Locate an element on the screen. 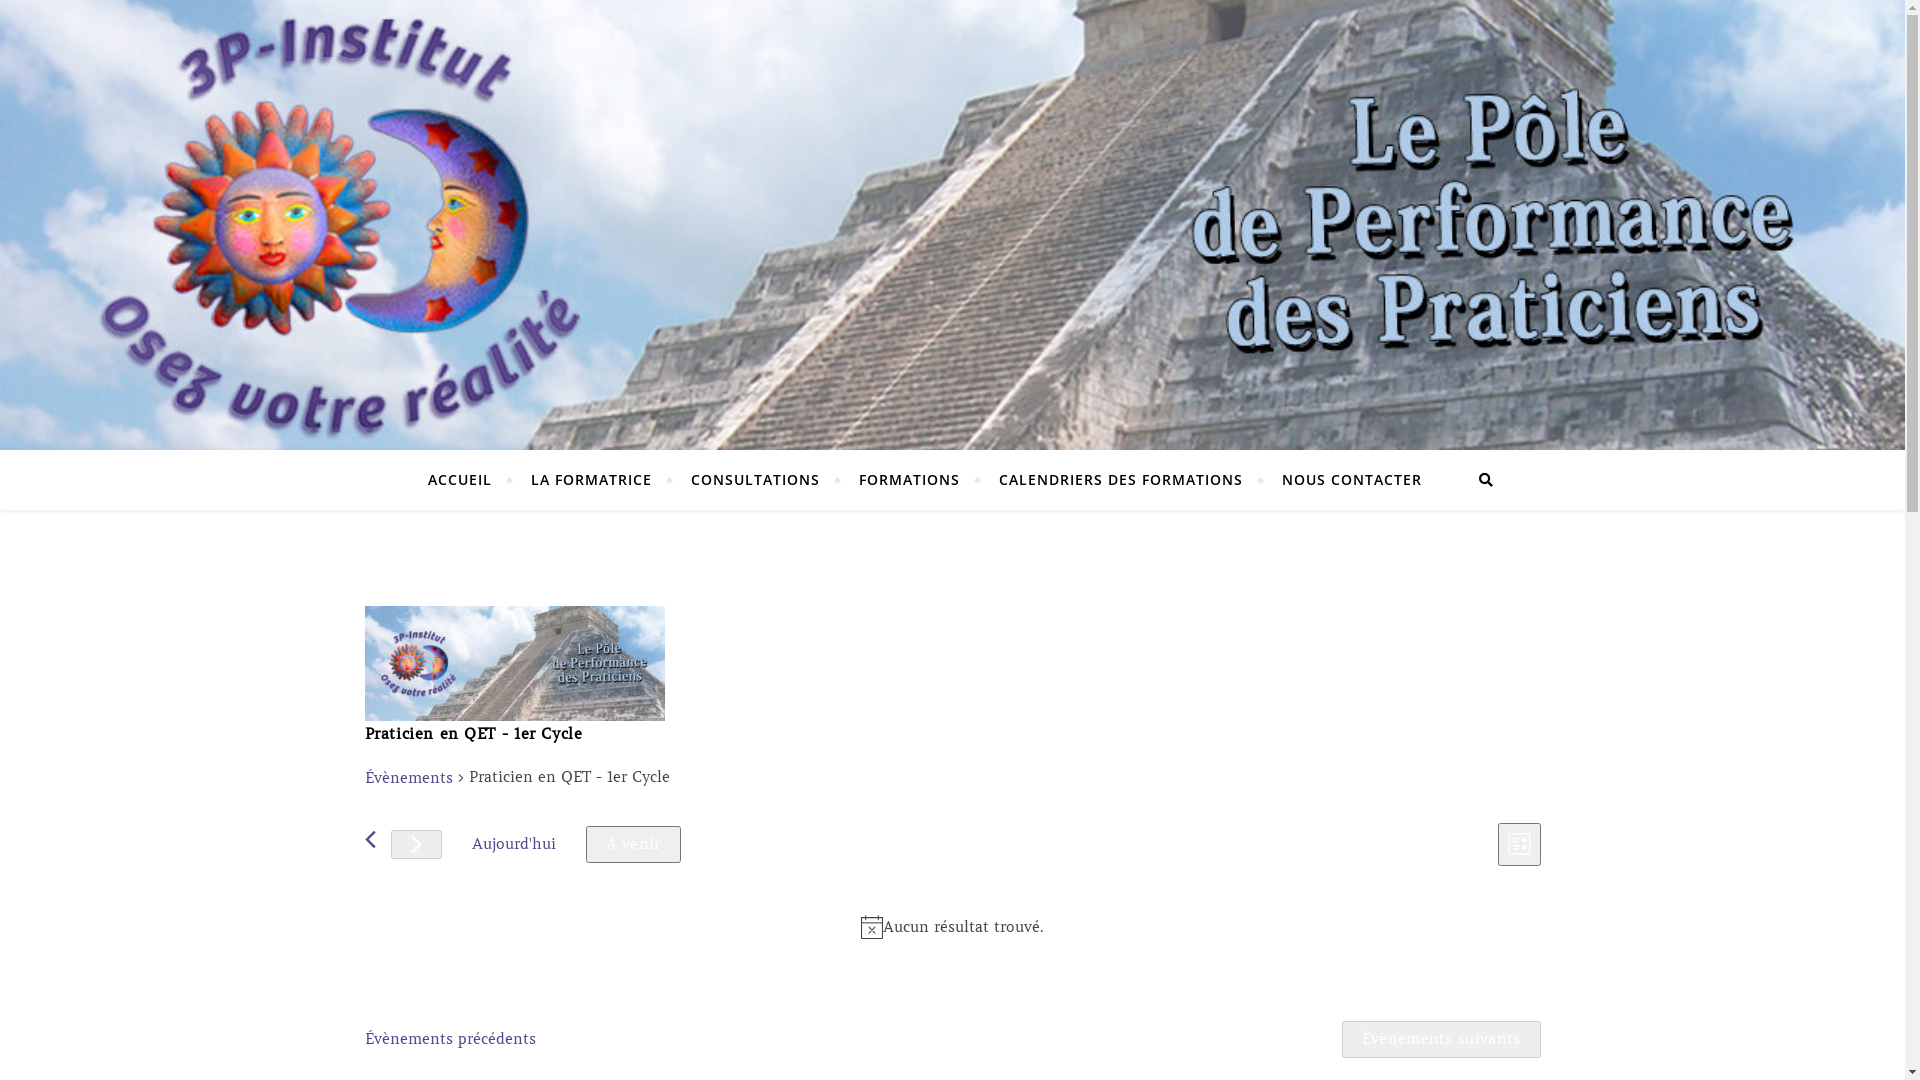 This screenshot has width=1920, height=1080. 'CALENDRIERS DES FORMATIONS' is located at coordinates (1121, 479).